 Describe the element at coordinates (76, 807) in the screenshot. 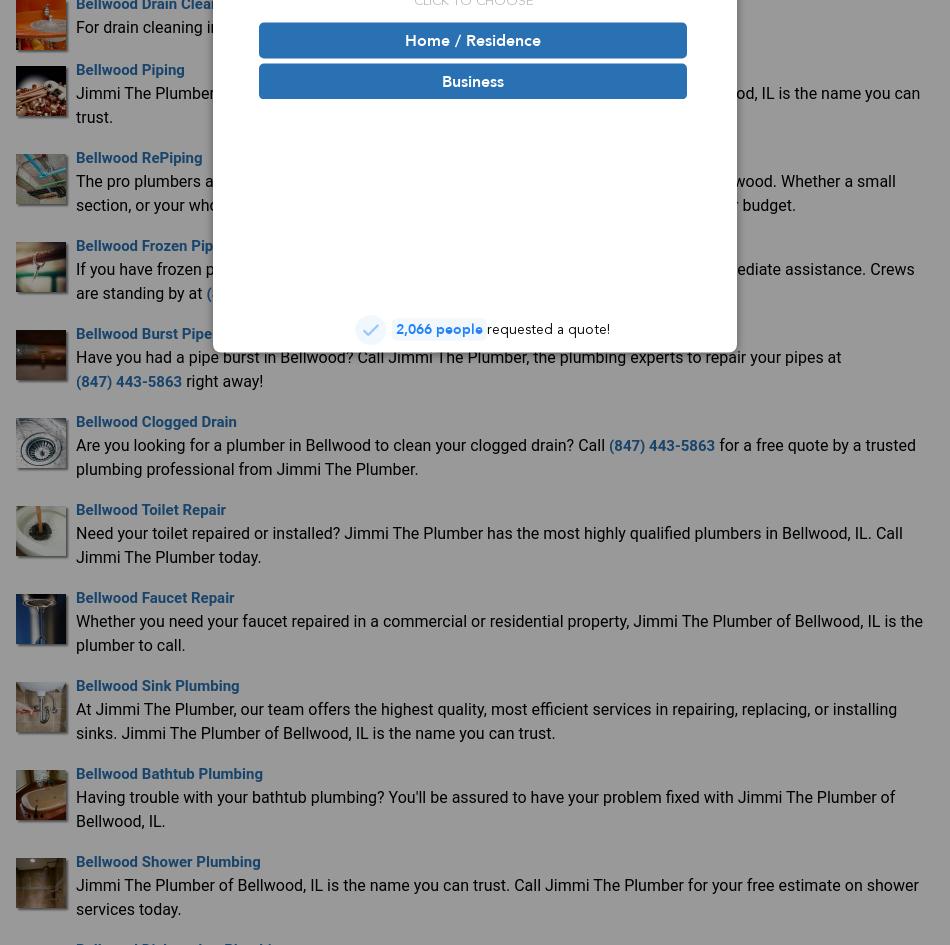

I see `'Having trouble with your bathtub plumbing? You'll be assured to have your problem fixed with Jimmi The Plumber of Bellwood, IL.'` at that location.